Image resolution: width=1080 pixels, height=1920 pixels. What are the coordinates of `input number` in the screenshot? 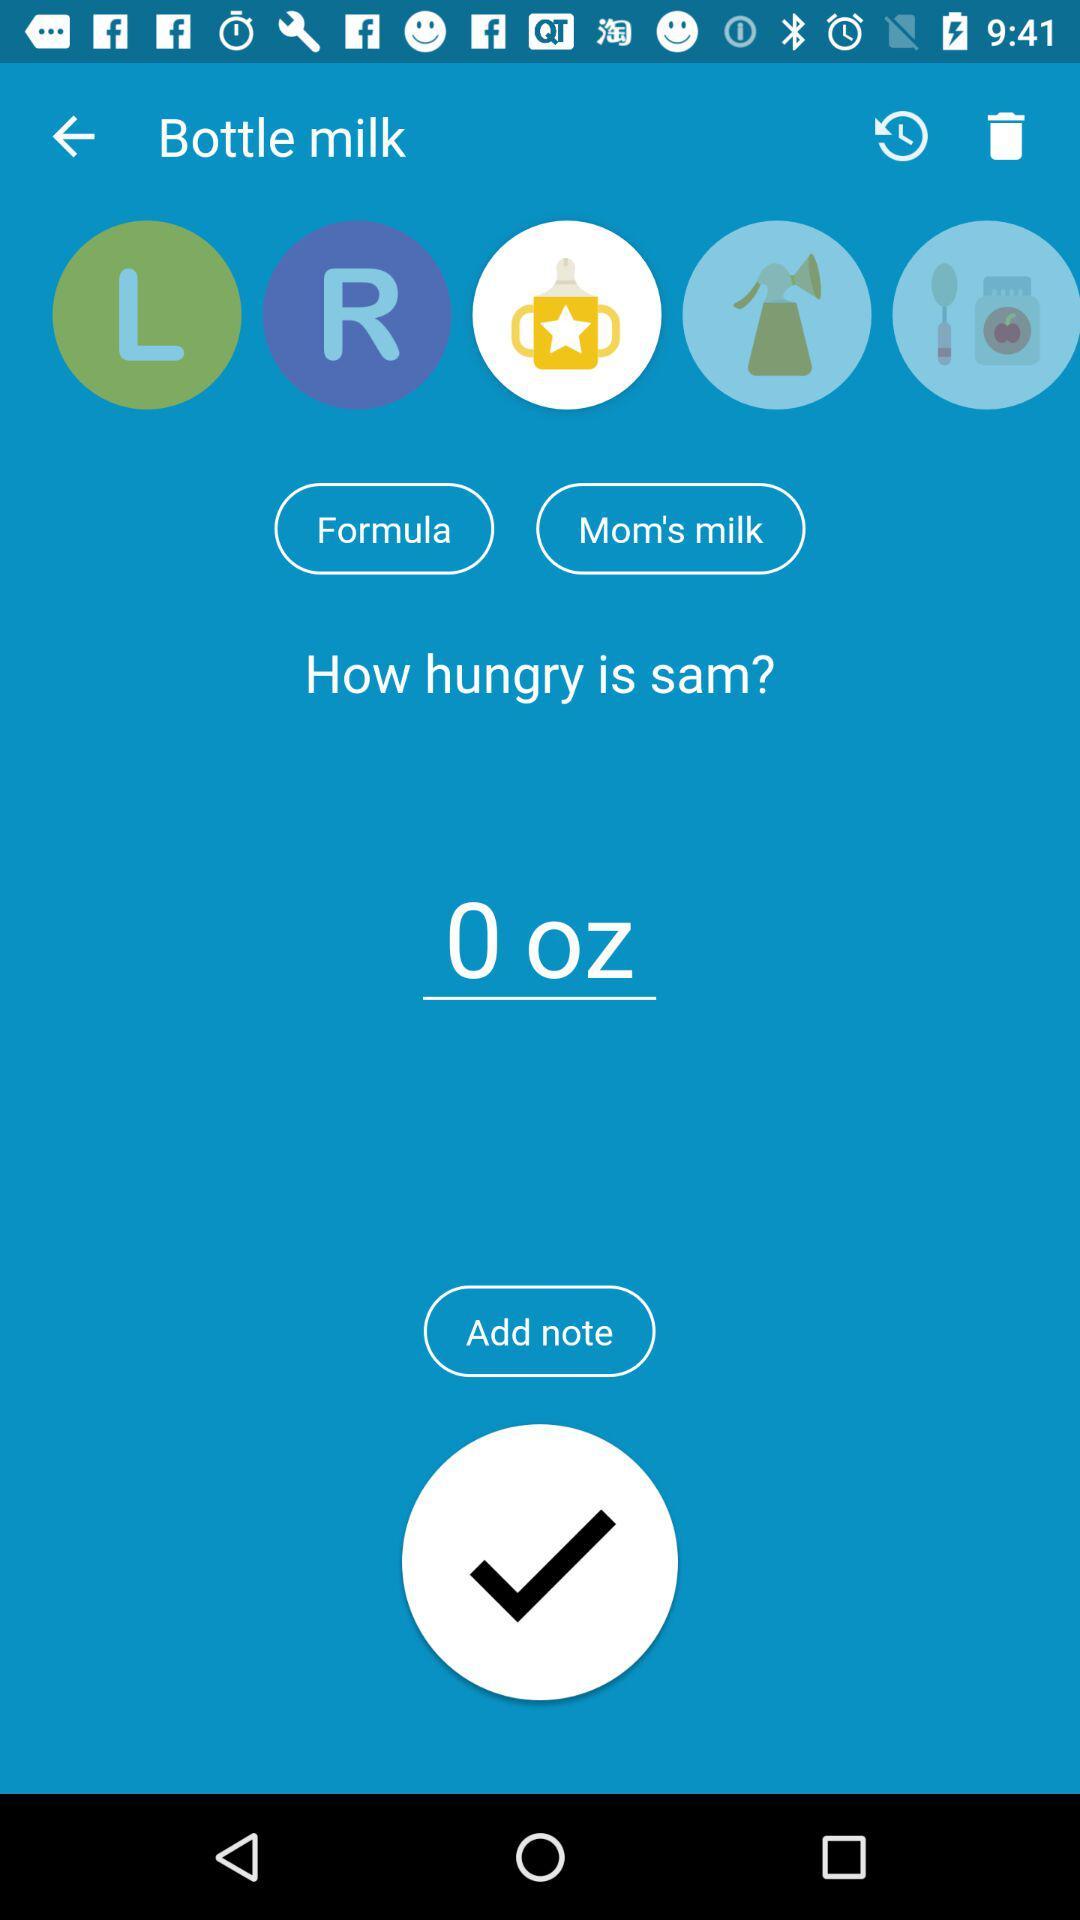 It's located at (473, 925).